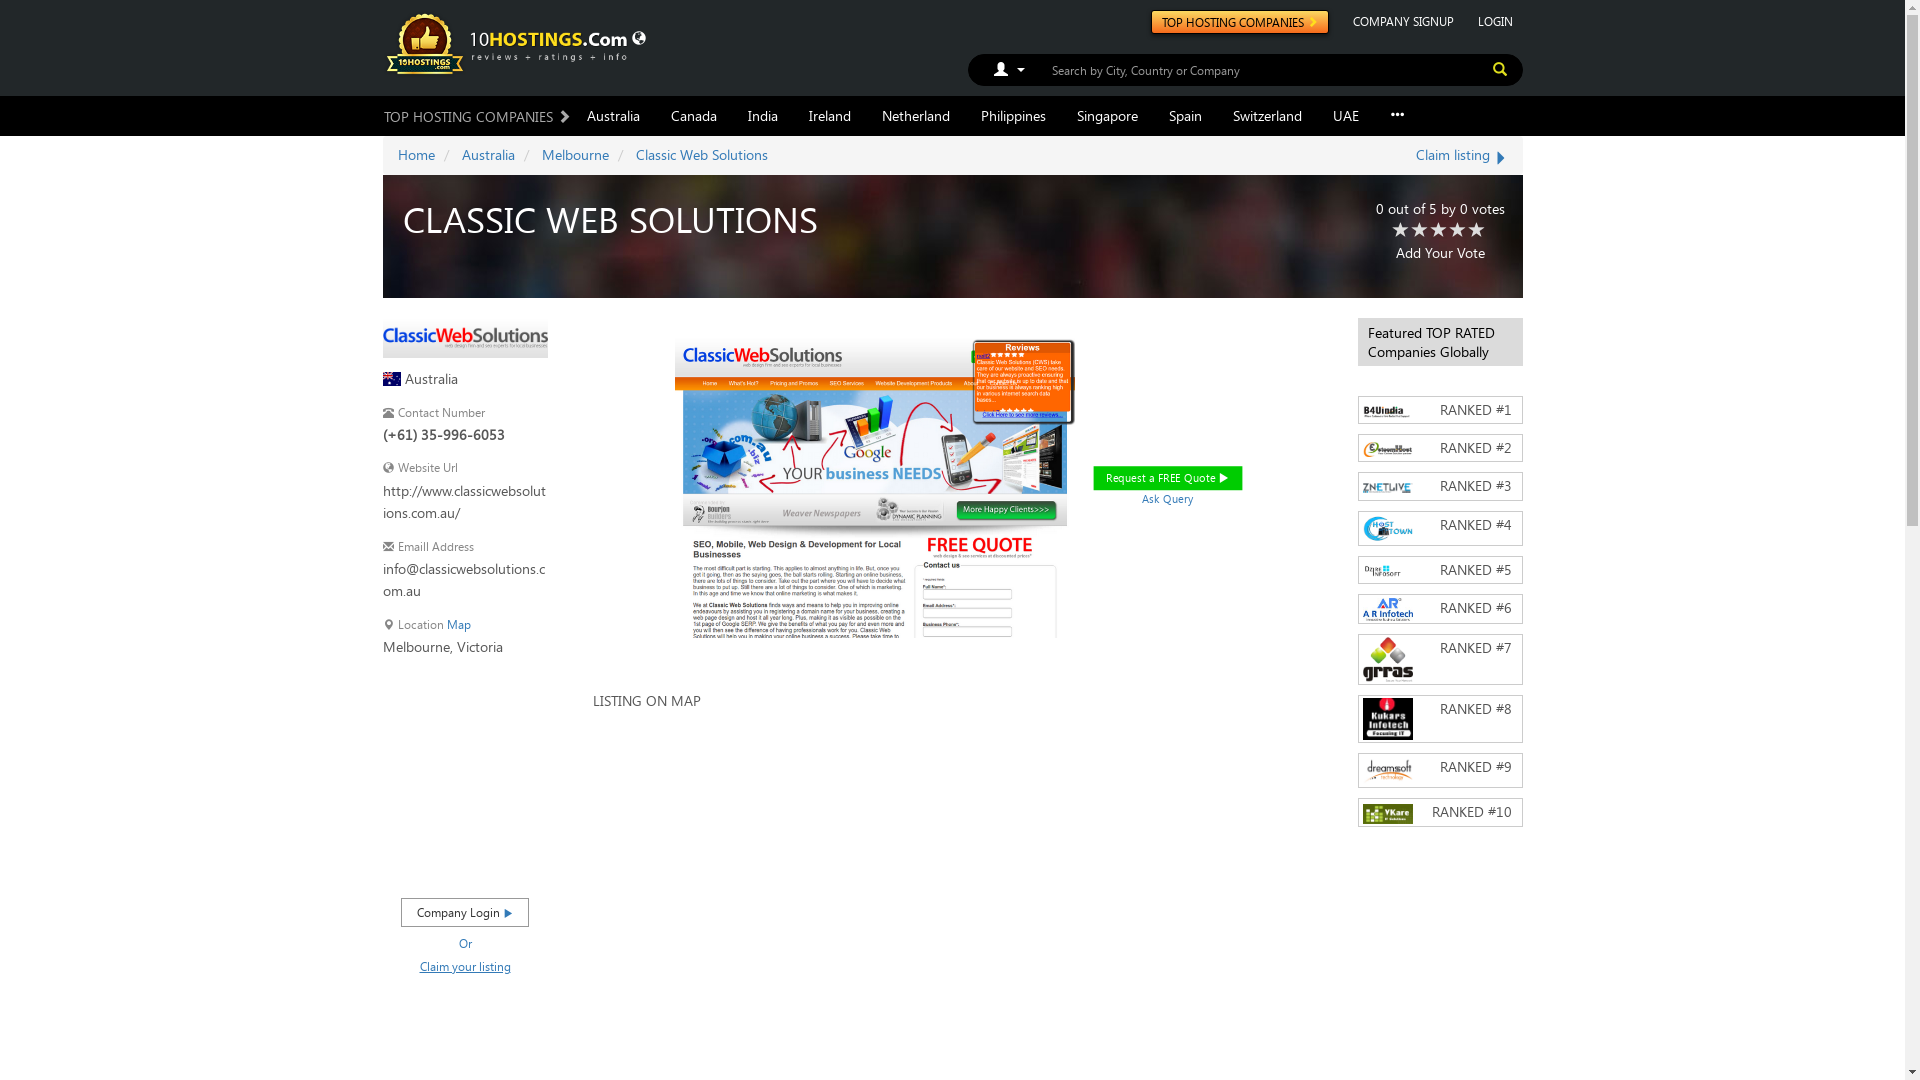  Describe the element at coordinates (914, 115) in the screenshot. I see `'Netherland'` at that location.